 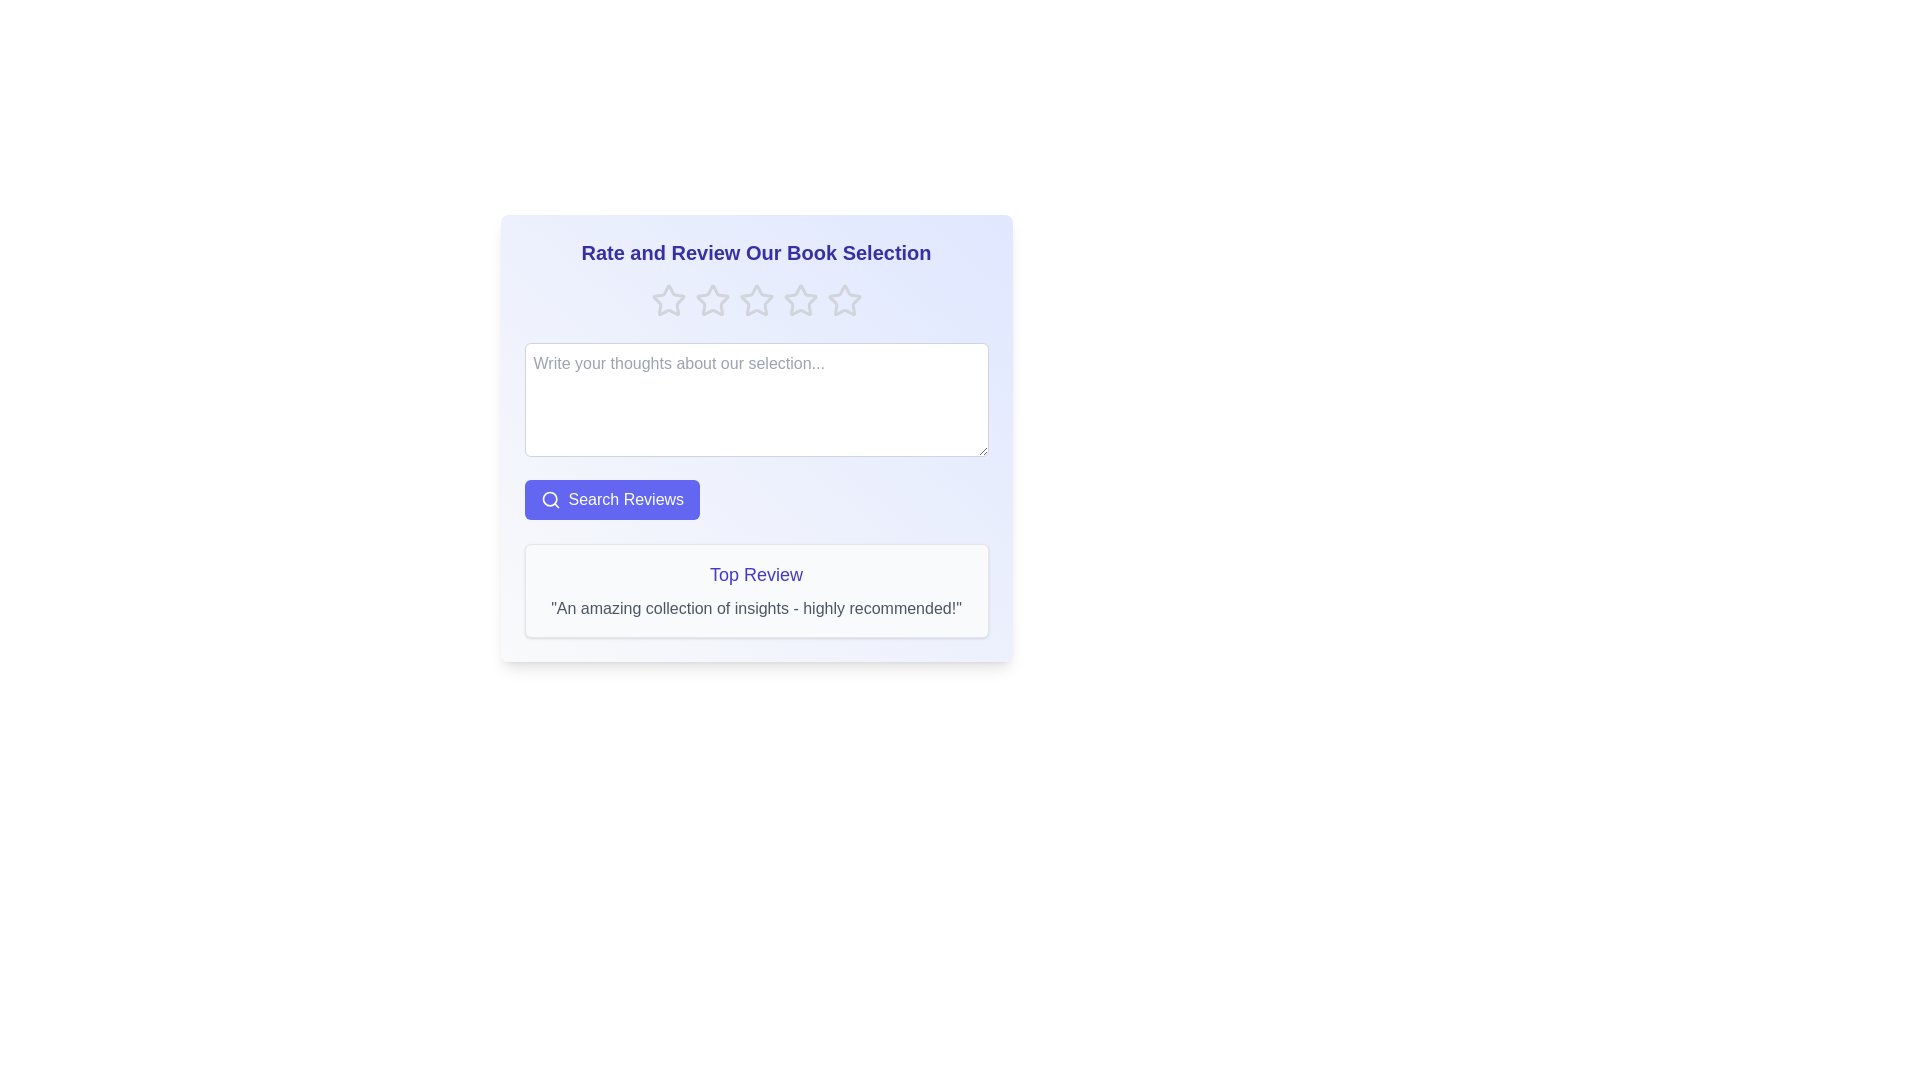 What do you see at coordinates (755, 300) in the screenshot?
I see `the star corresponding to 3 to preview the rating` at bounding box center [755, 300].